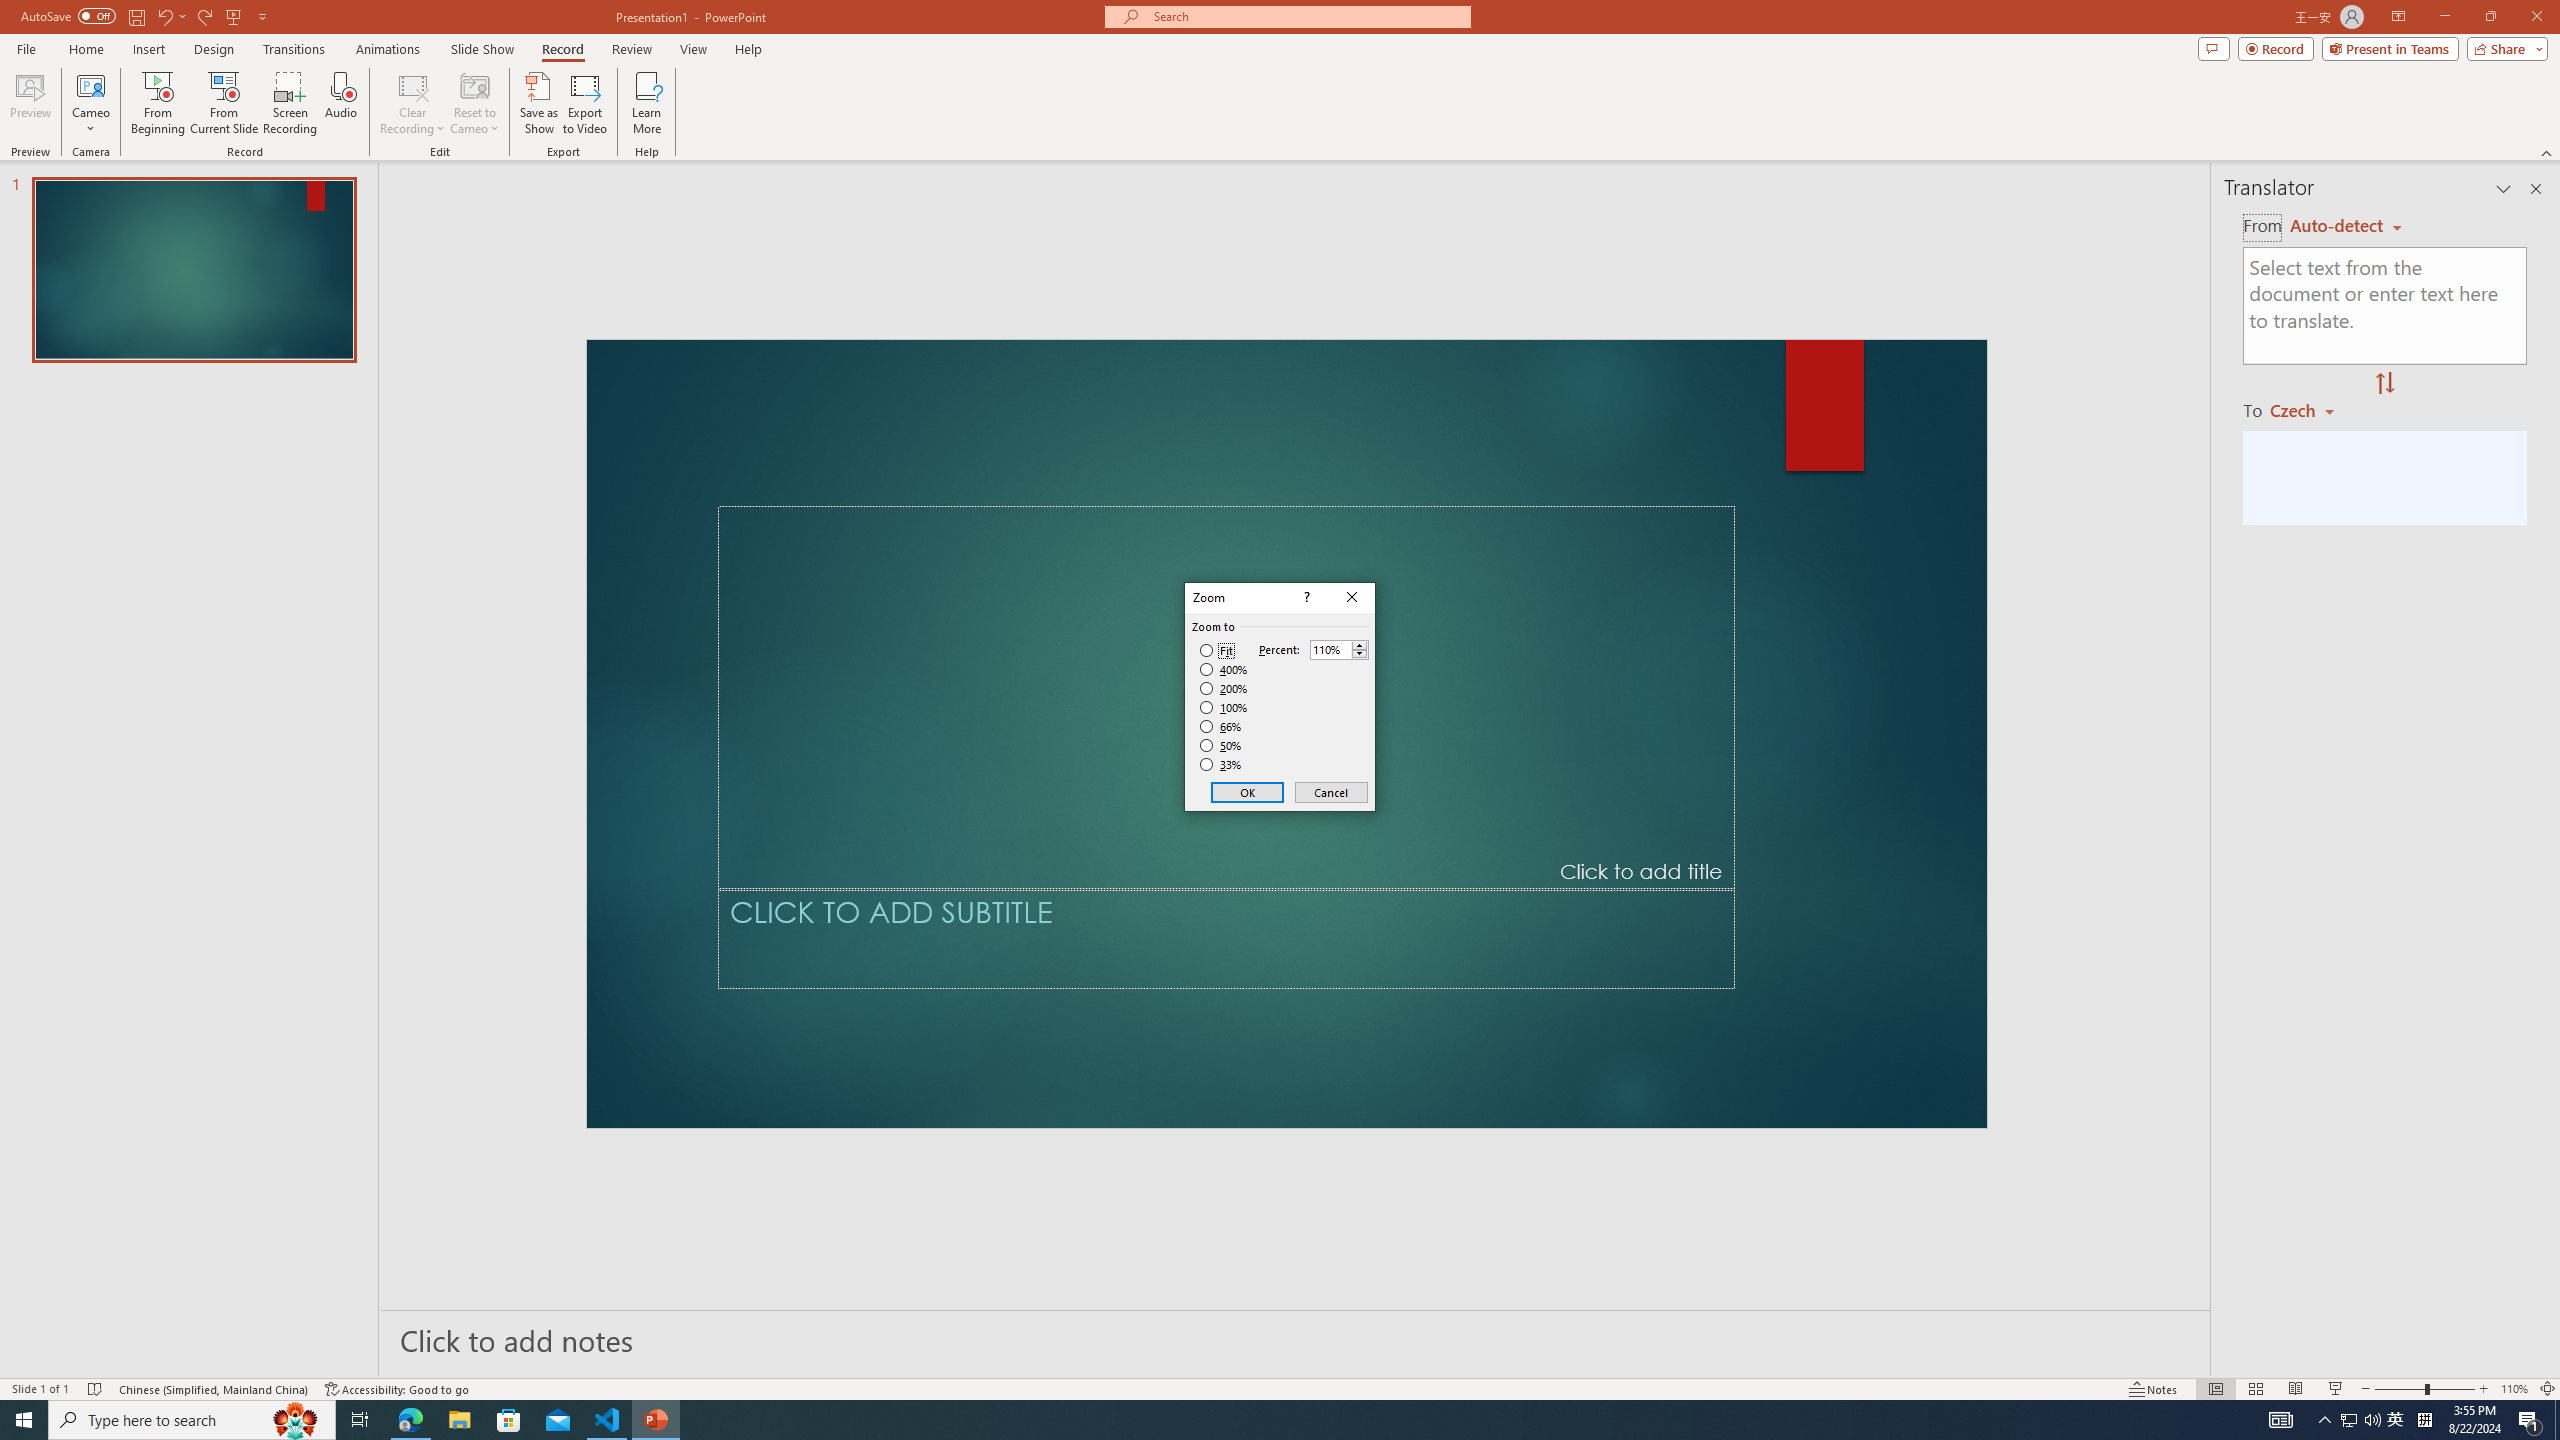 The image size is (2560, 1440). Describe the element at coordinates (224, 103) in the screenshot. I see `'From Current Slide...'` at that location.